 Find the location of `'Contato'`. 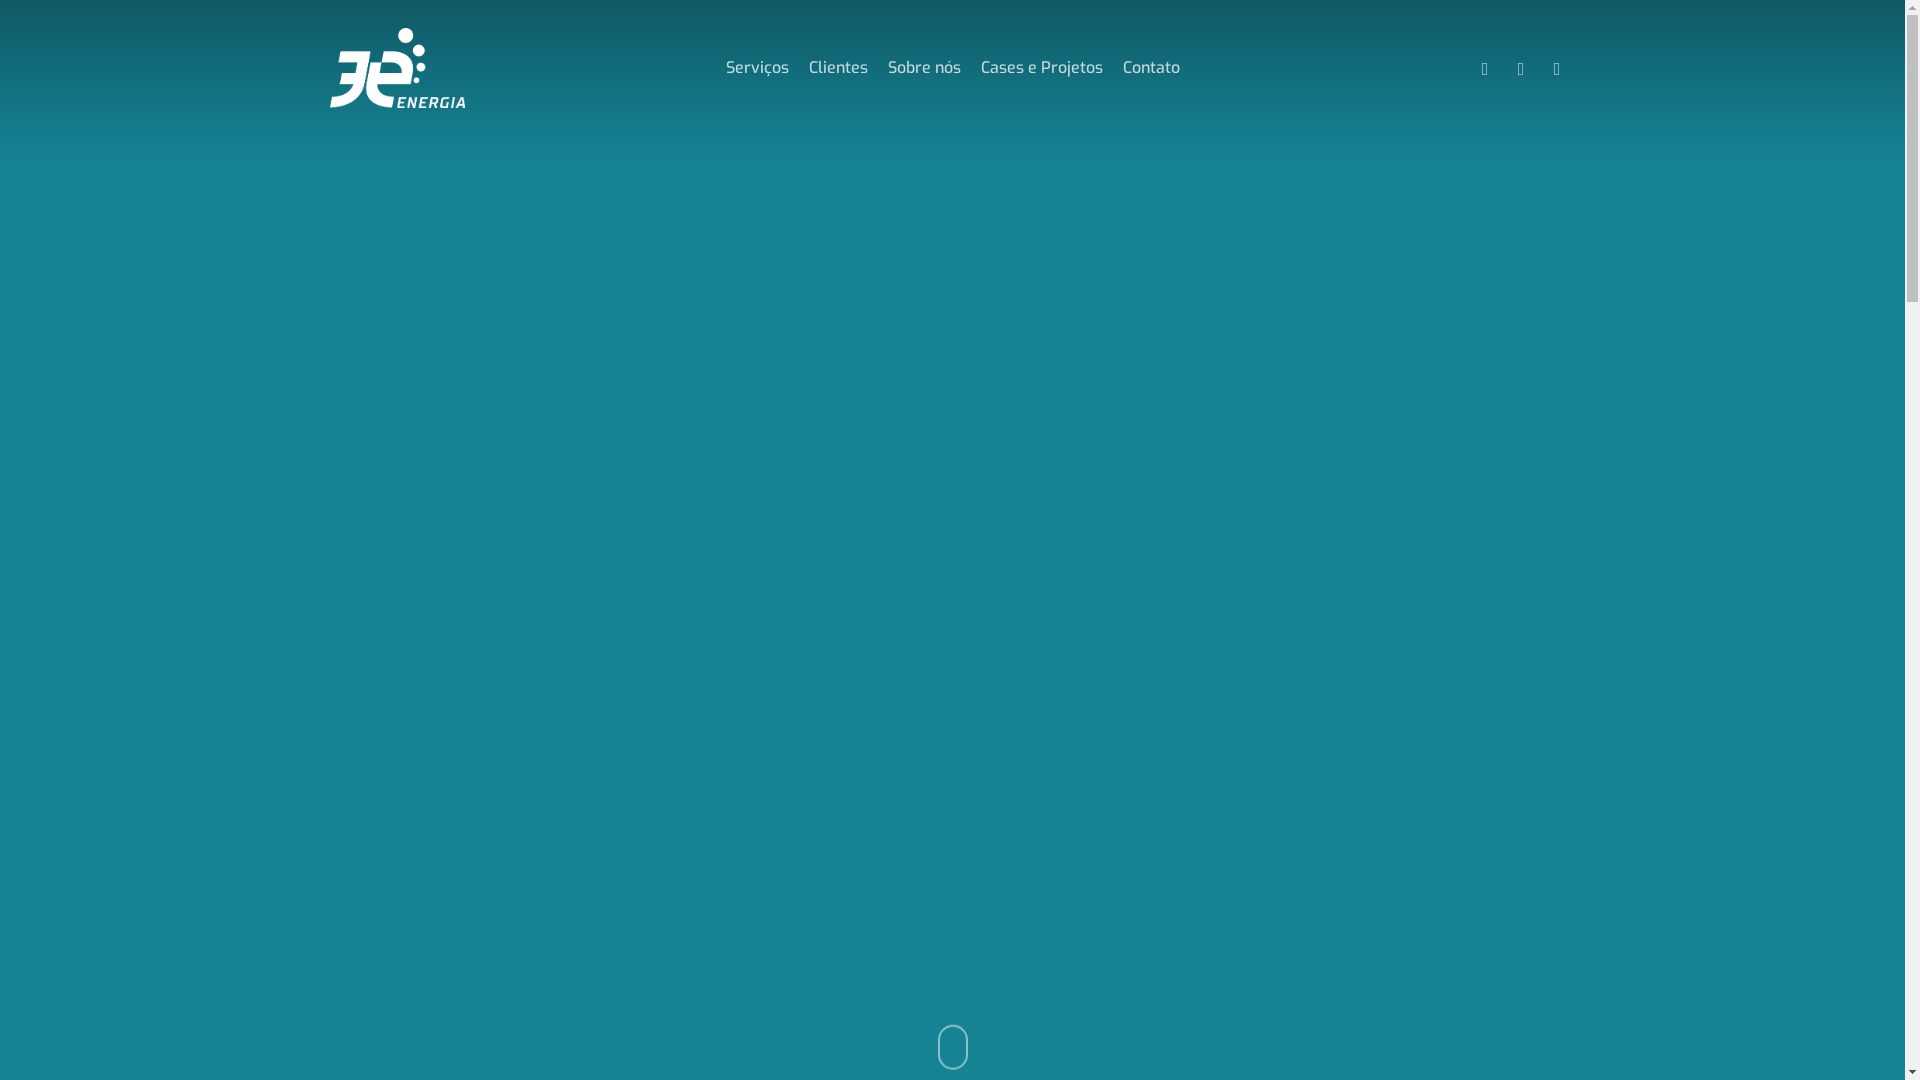

'Contato' is located at coordinates (1122, 67).